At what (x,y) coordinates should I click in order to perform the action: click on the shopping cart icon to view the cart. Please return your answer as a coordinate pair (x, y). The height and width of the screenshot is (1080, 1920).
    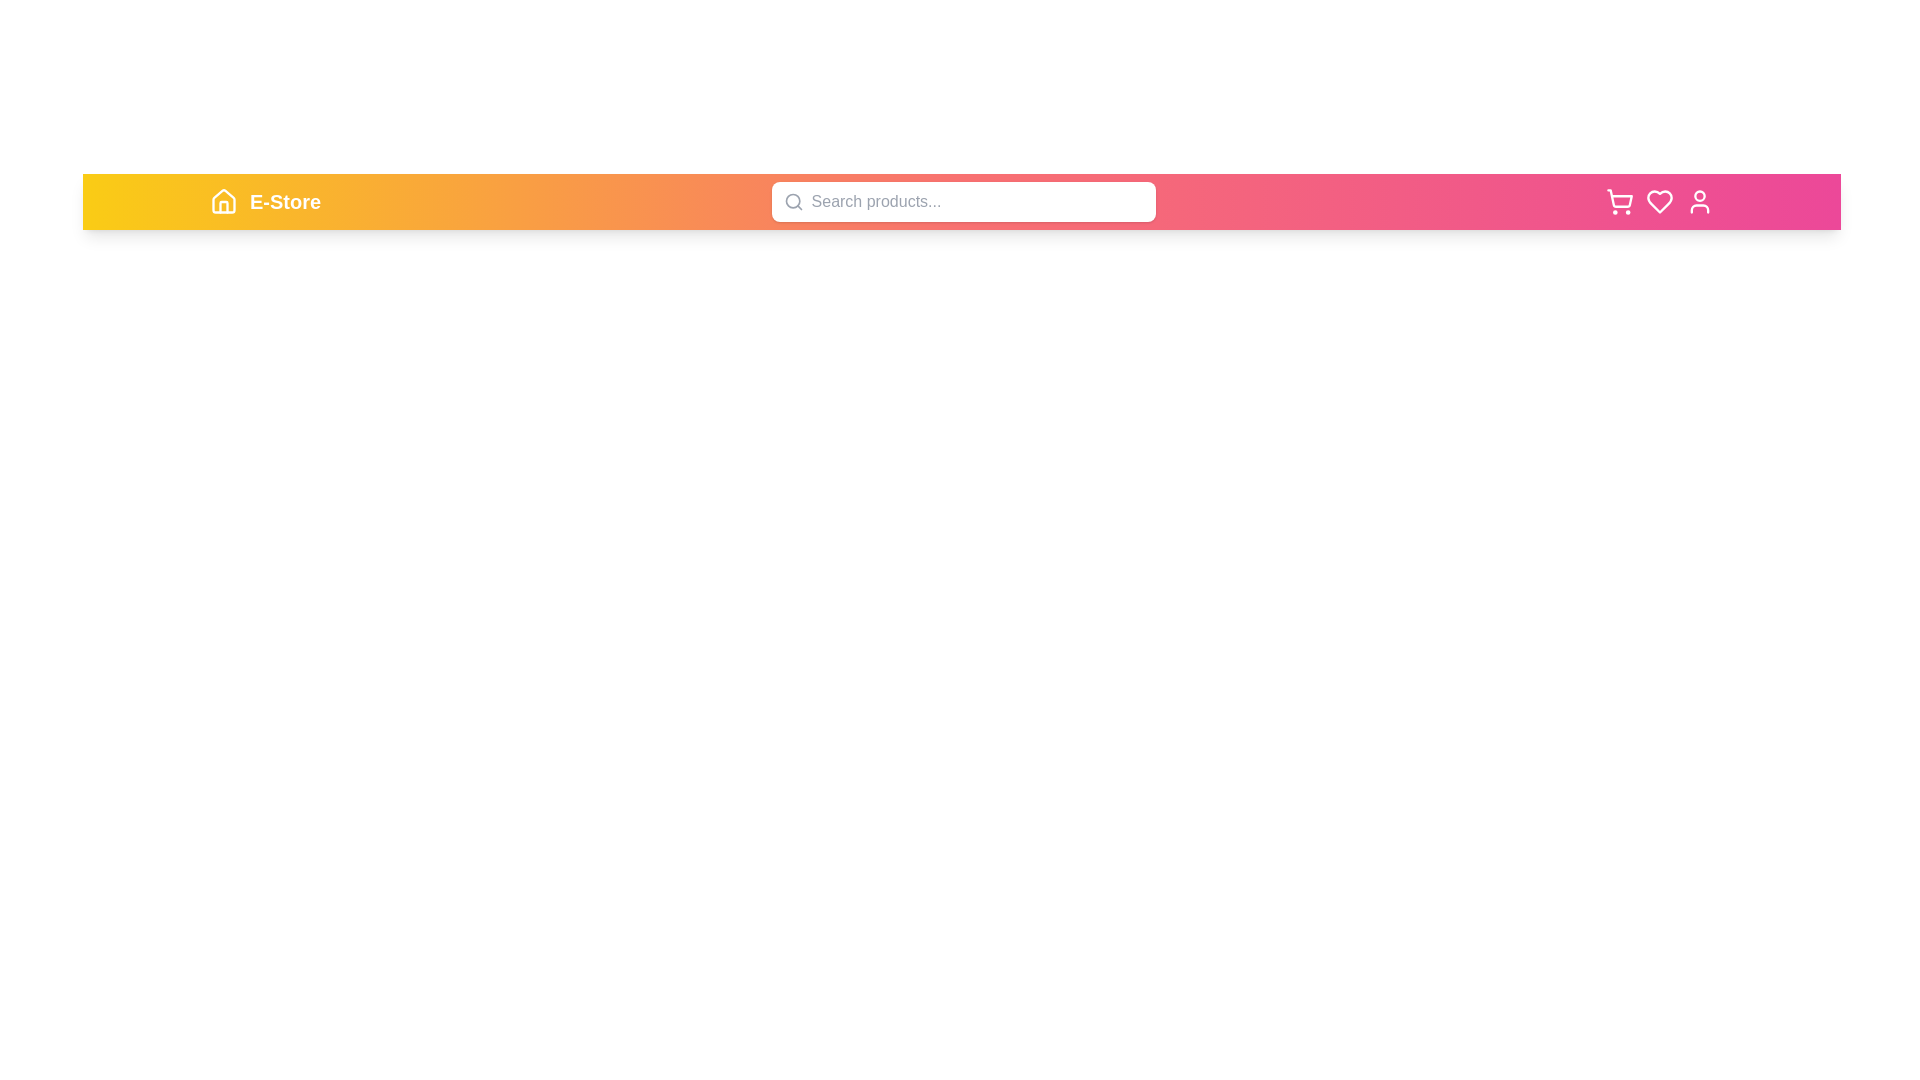
    Looking at the image, I should click on (1620, 201).